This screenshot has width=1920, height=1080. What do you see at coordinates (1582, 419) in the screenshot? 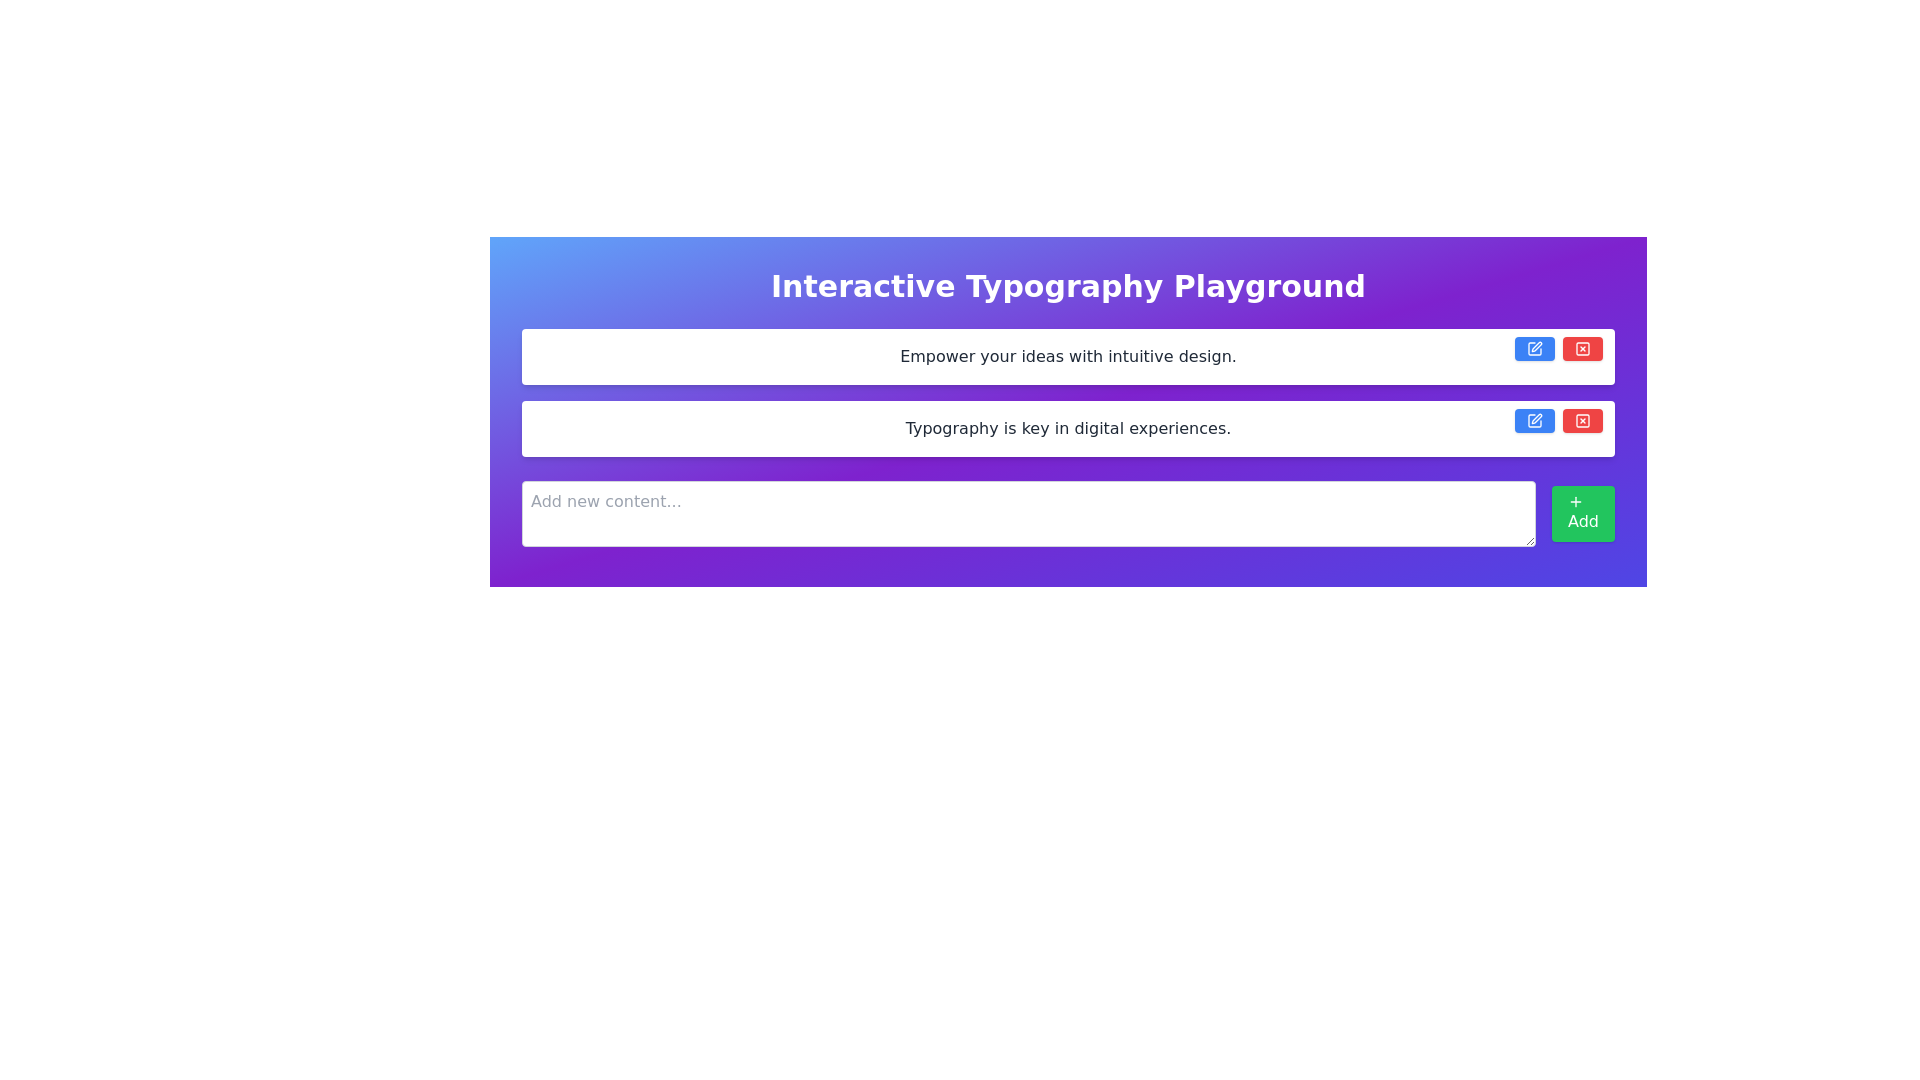
I see `the red button with rounded corners and white text located at the top-right corner of the second text input box` at bounding box center [1582, 419].